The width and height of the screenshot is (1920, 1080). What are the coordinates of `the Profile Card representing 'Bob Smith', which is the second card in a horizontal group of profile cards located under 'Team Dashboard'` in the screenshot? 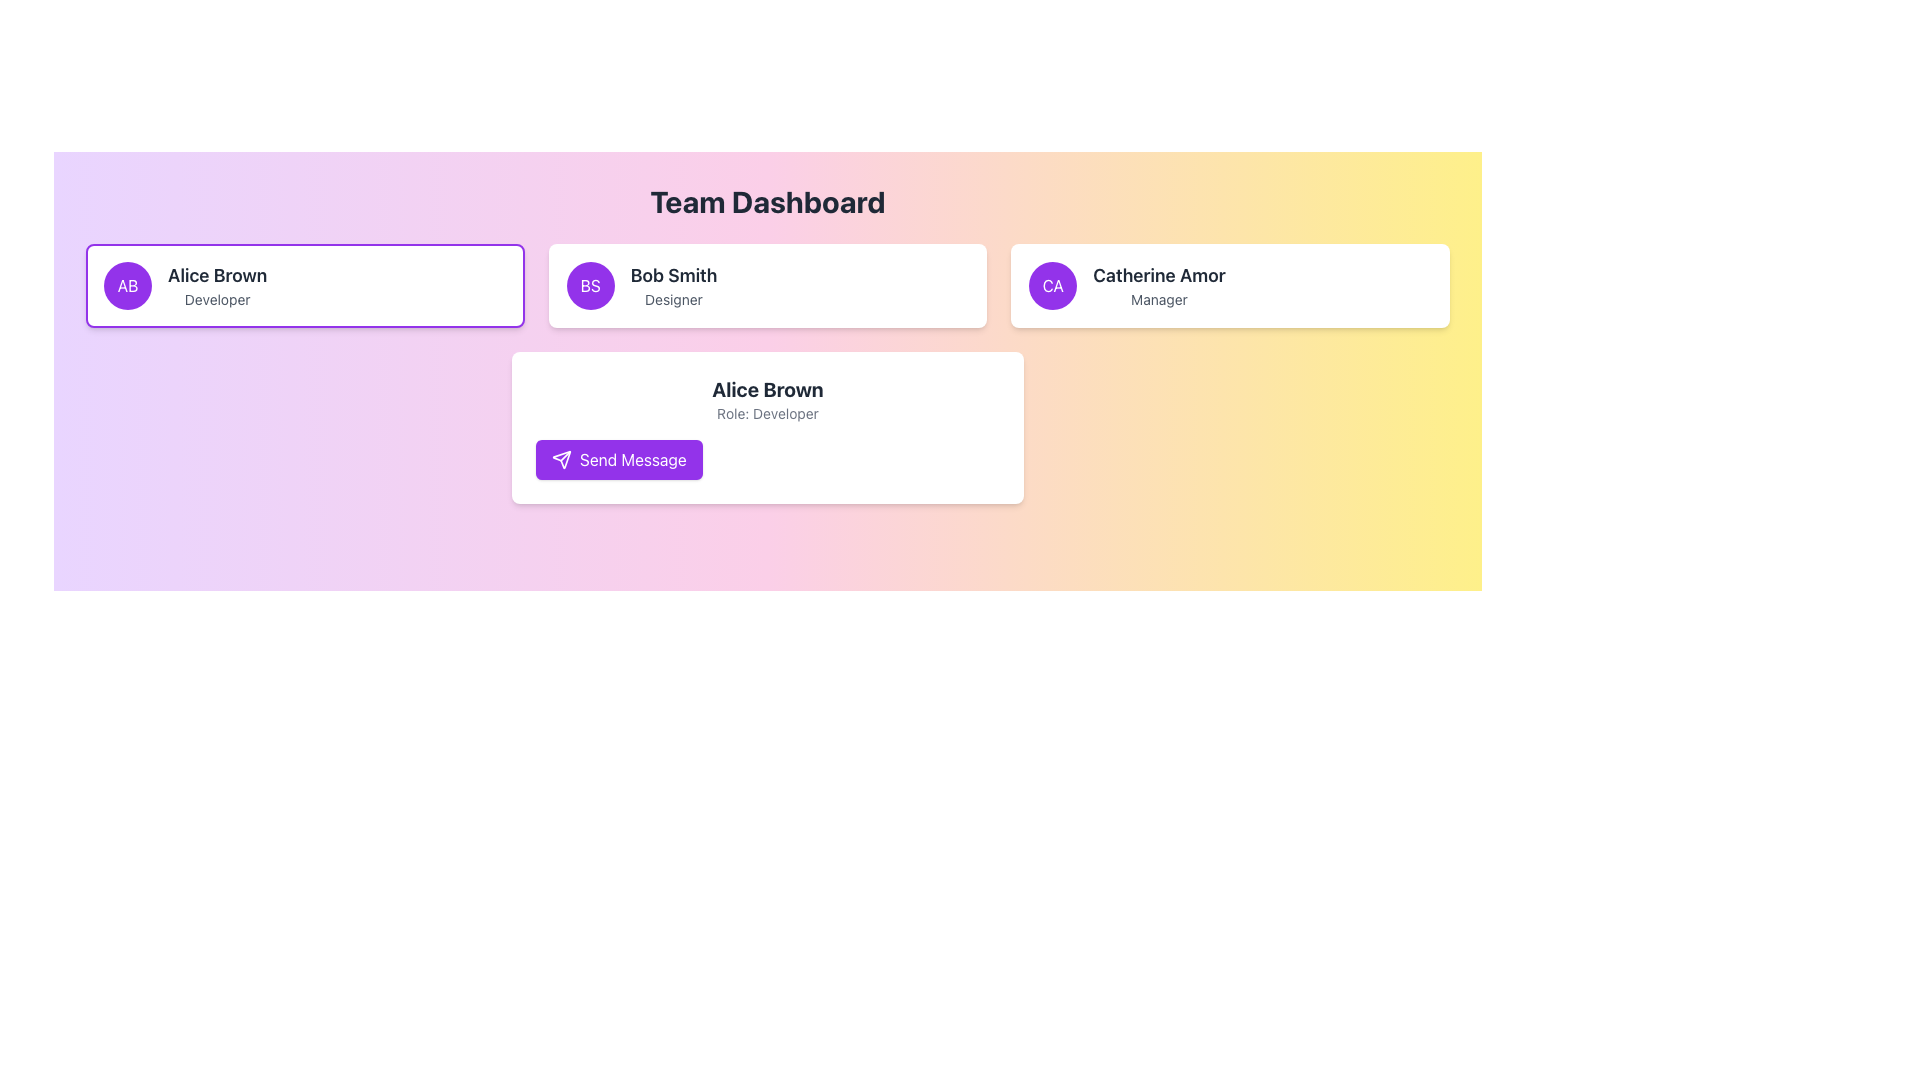 It's located at (767, 285).